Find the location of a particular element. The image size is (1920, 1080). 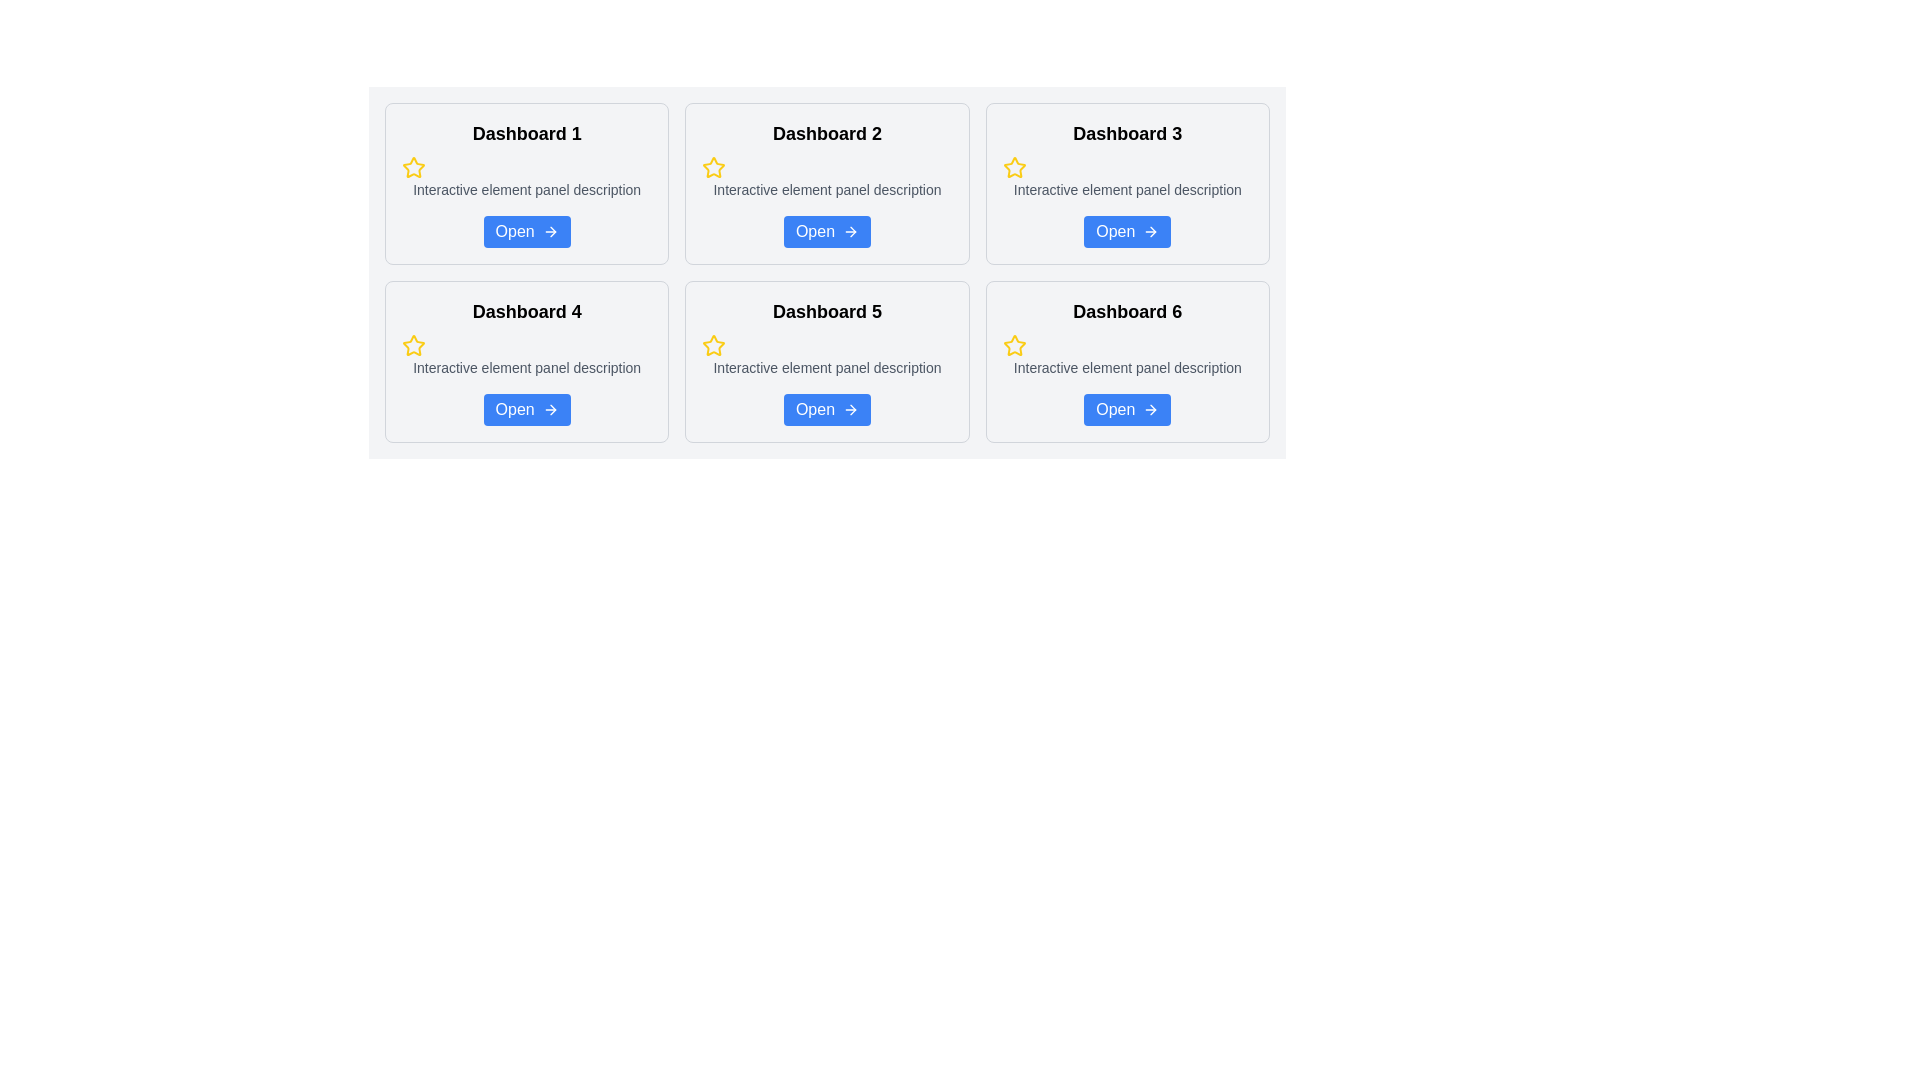

the star-shaped icon button, which is yellow and located next to the 'Dashboard 2' title is located at coordinates (714, 165).